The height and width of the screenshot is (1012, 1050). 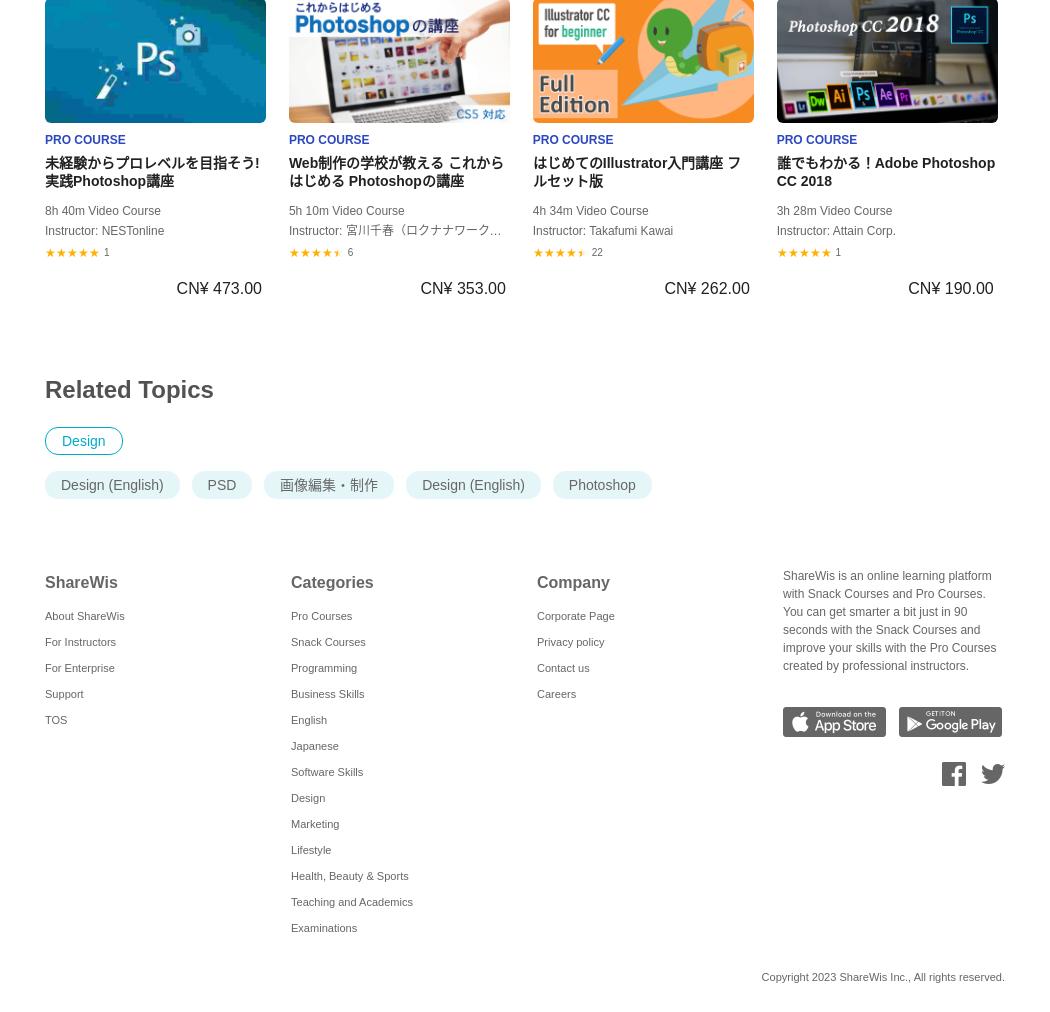 I want to click on '未経験からプロレベルを目指そう! 実践Photoshop講座', so click(x=152, y=171).